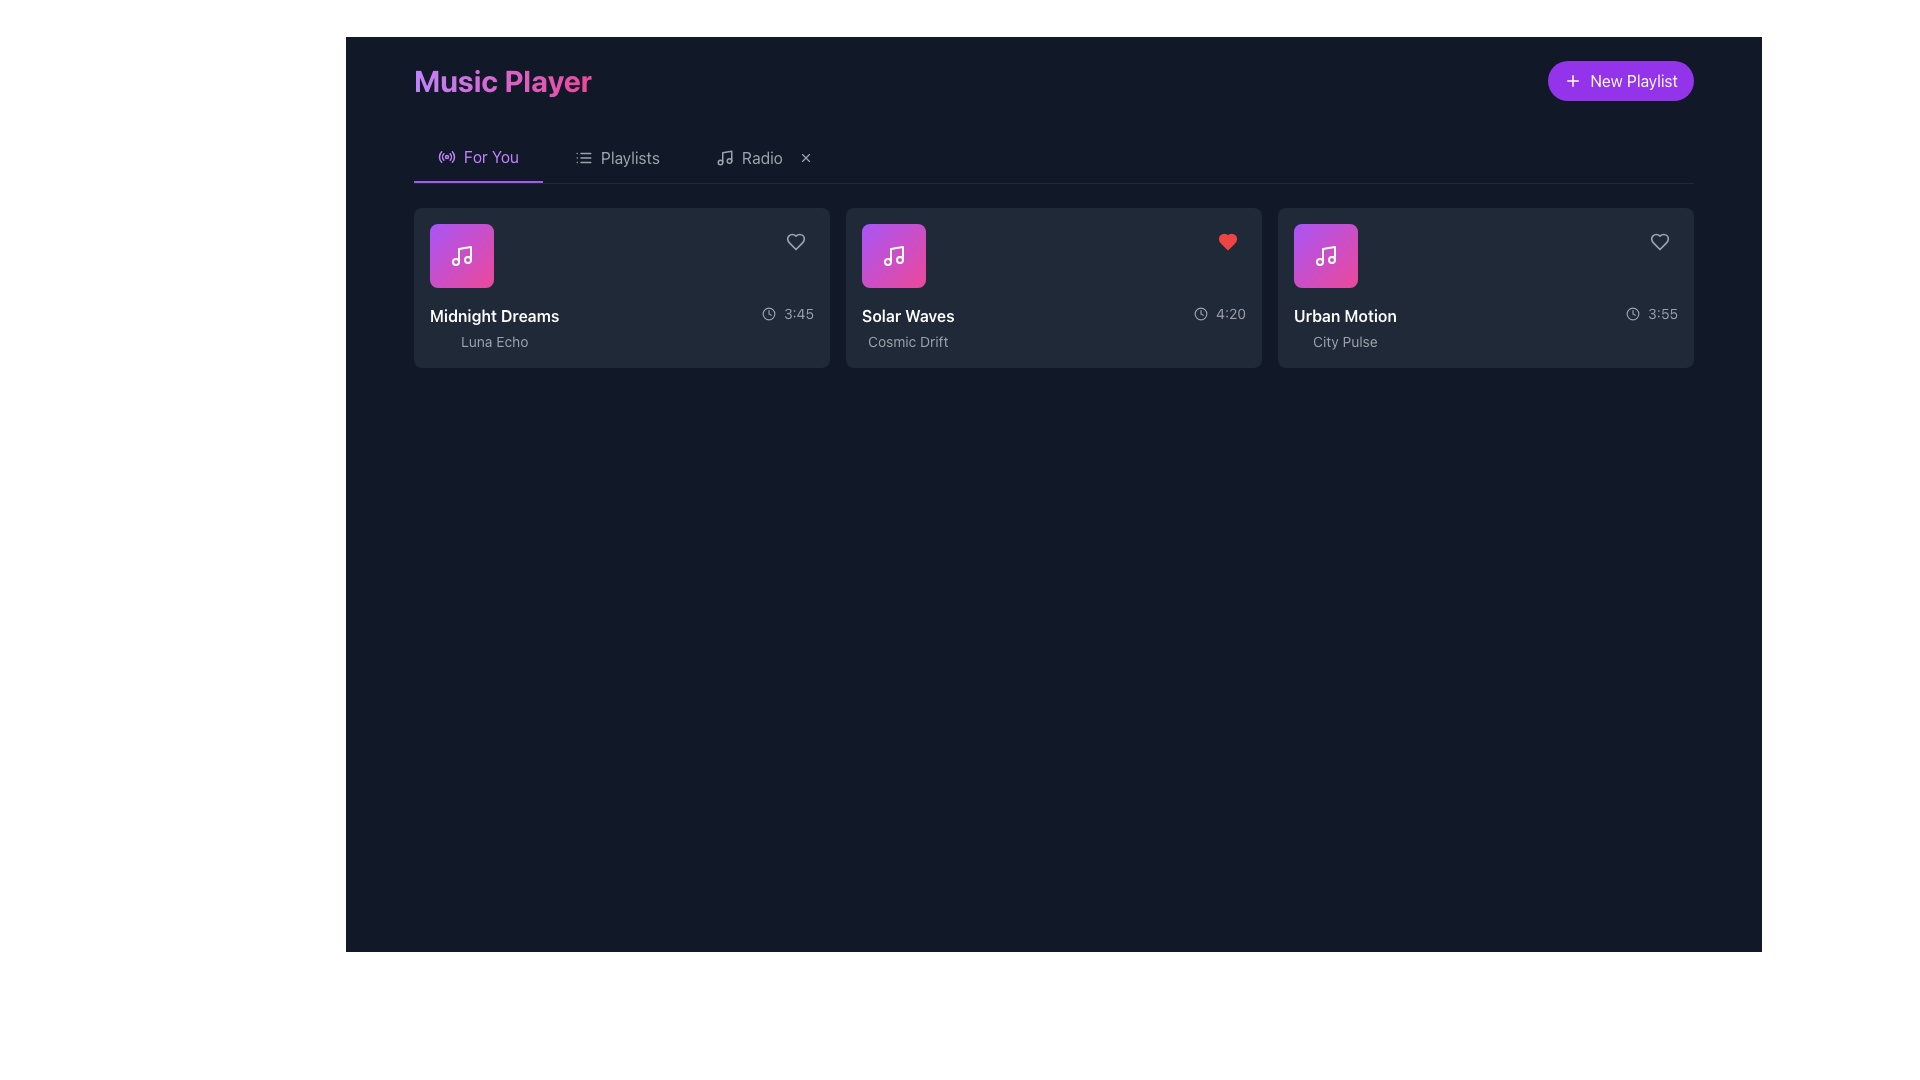  I want to click on the text label displaying 'Urban Motion' located at the top center of the third card component from the left, so click(1345, 315).